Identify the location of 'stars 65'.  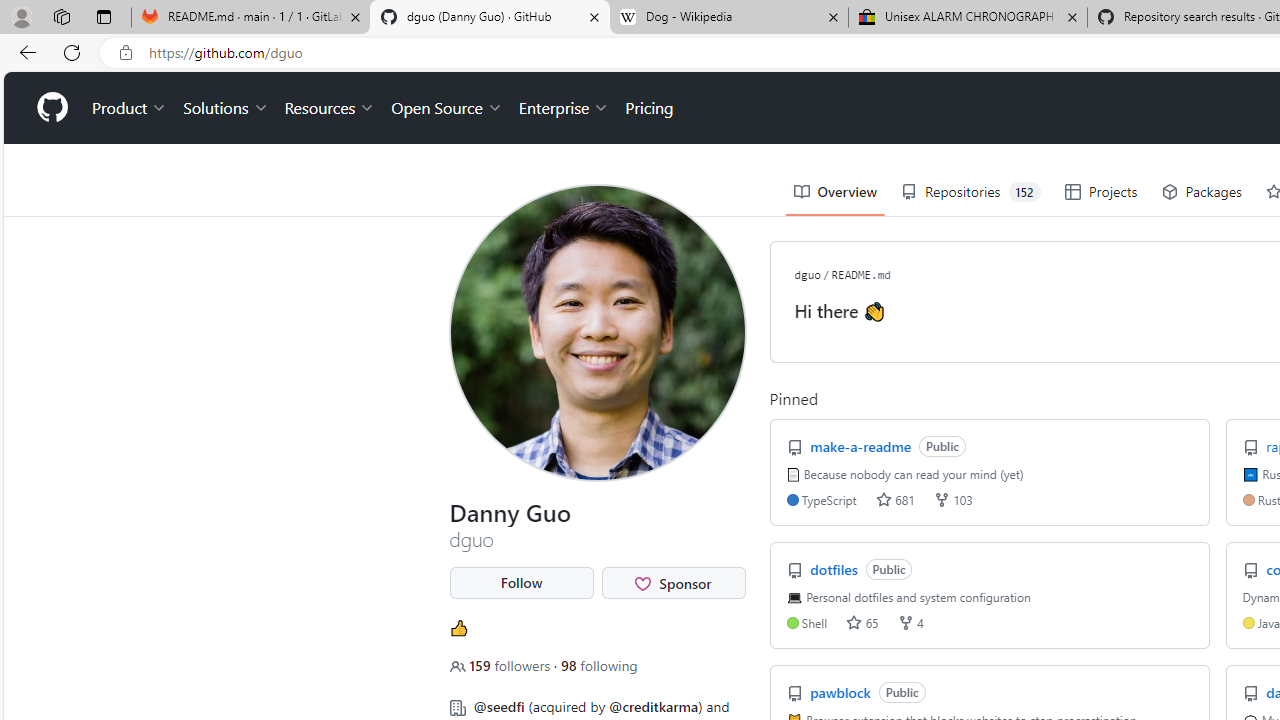
(862, 621).